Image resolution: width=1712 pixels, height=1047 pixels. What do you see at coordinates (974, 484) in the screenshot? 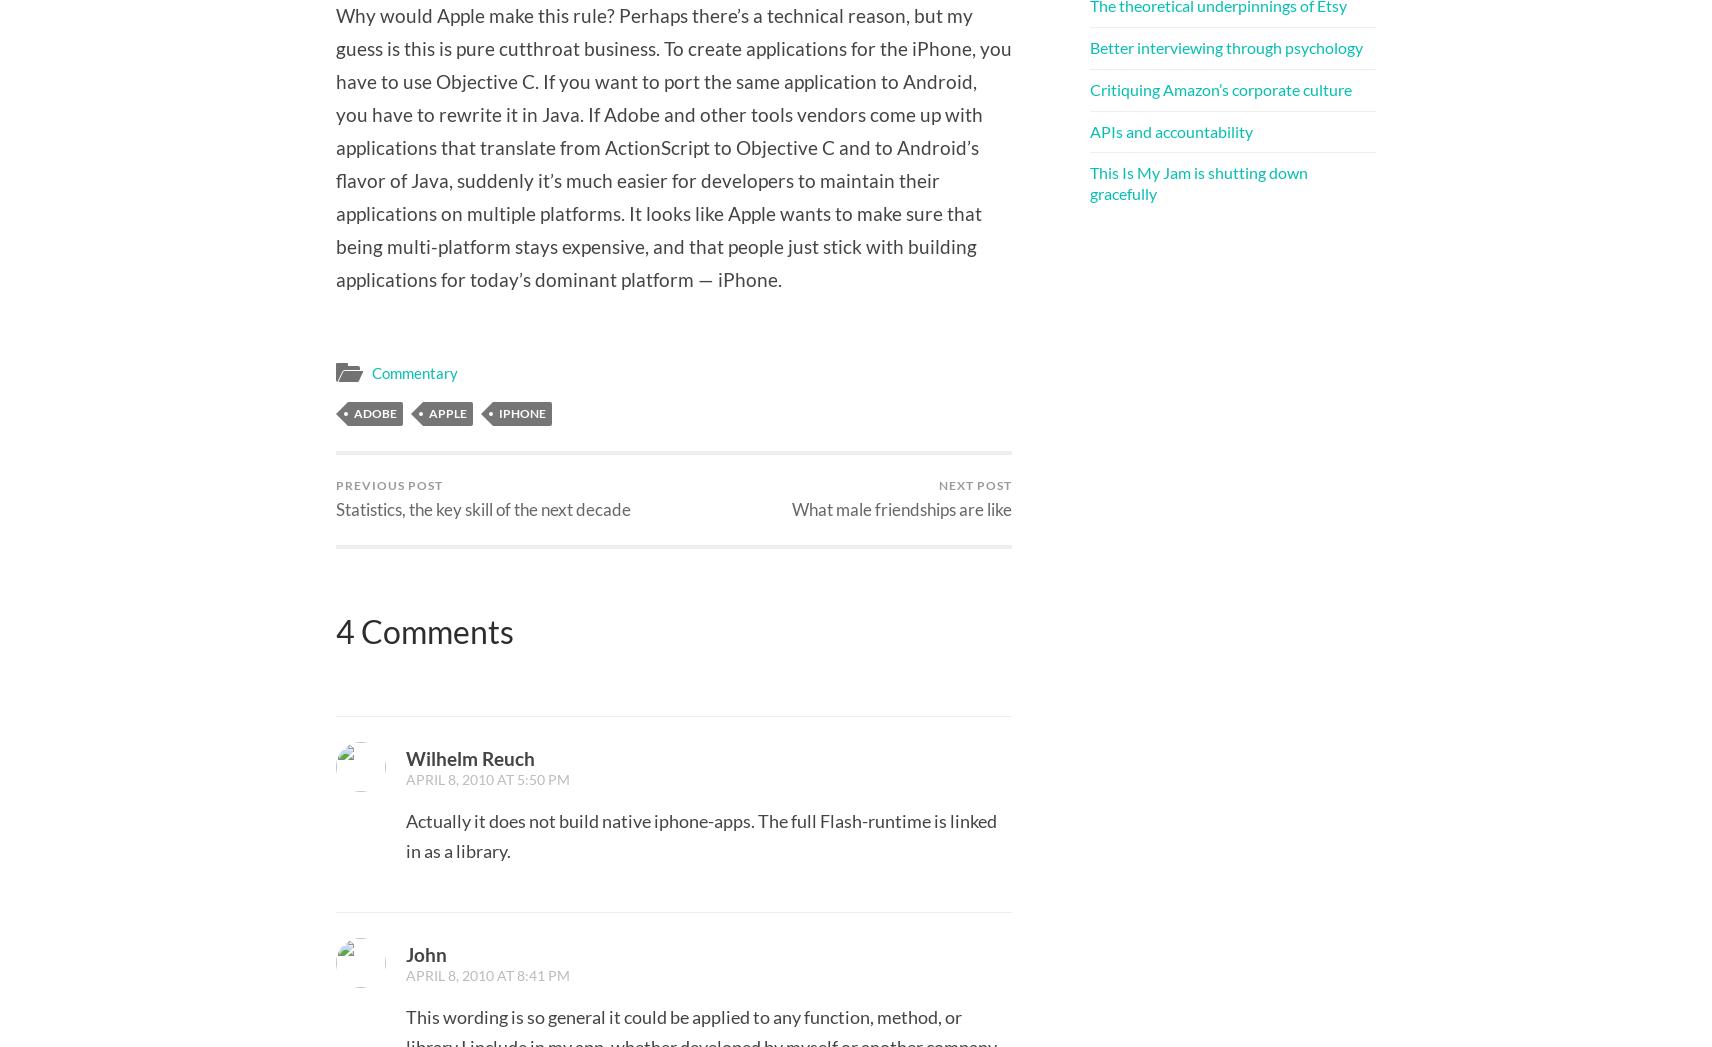
I see `'Next post'` at bounding box center [974, 484].